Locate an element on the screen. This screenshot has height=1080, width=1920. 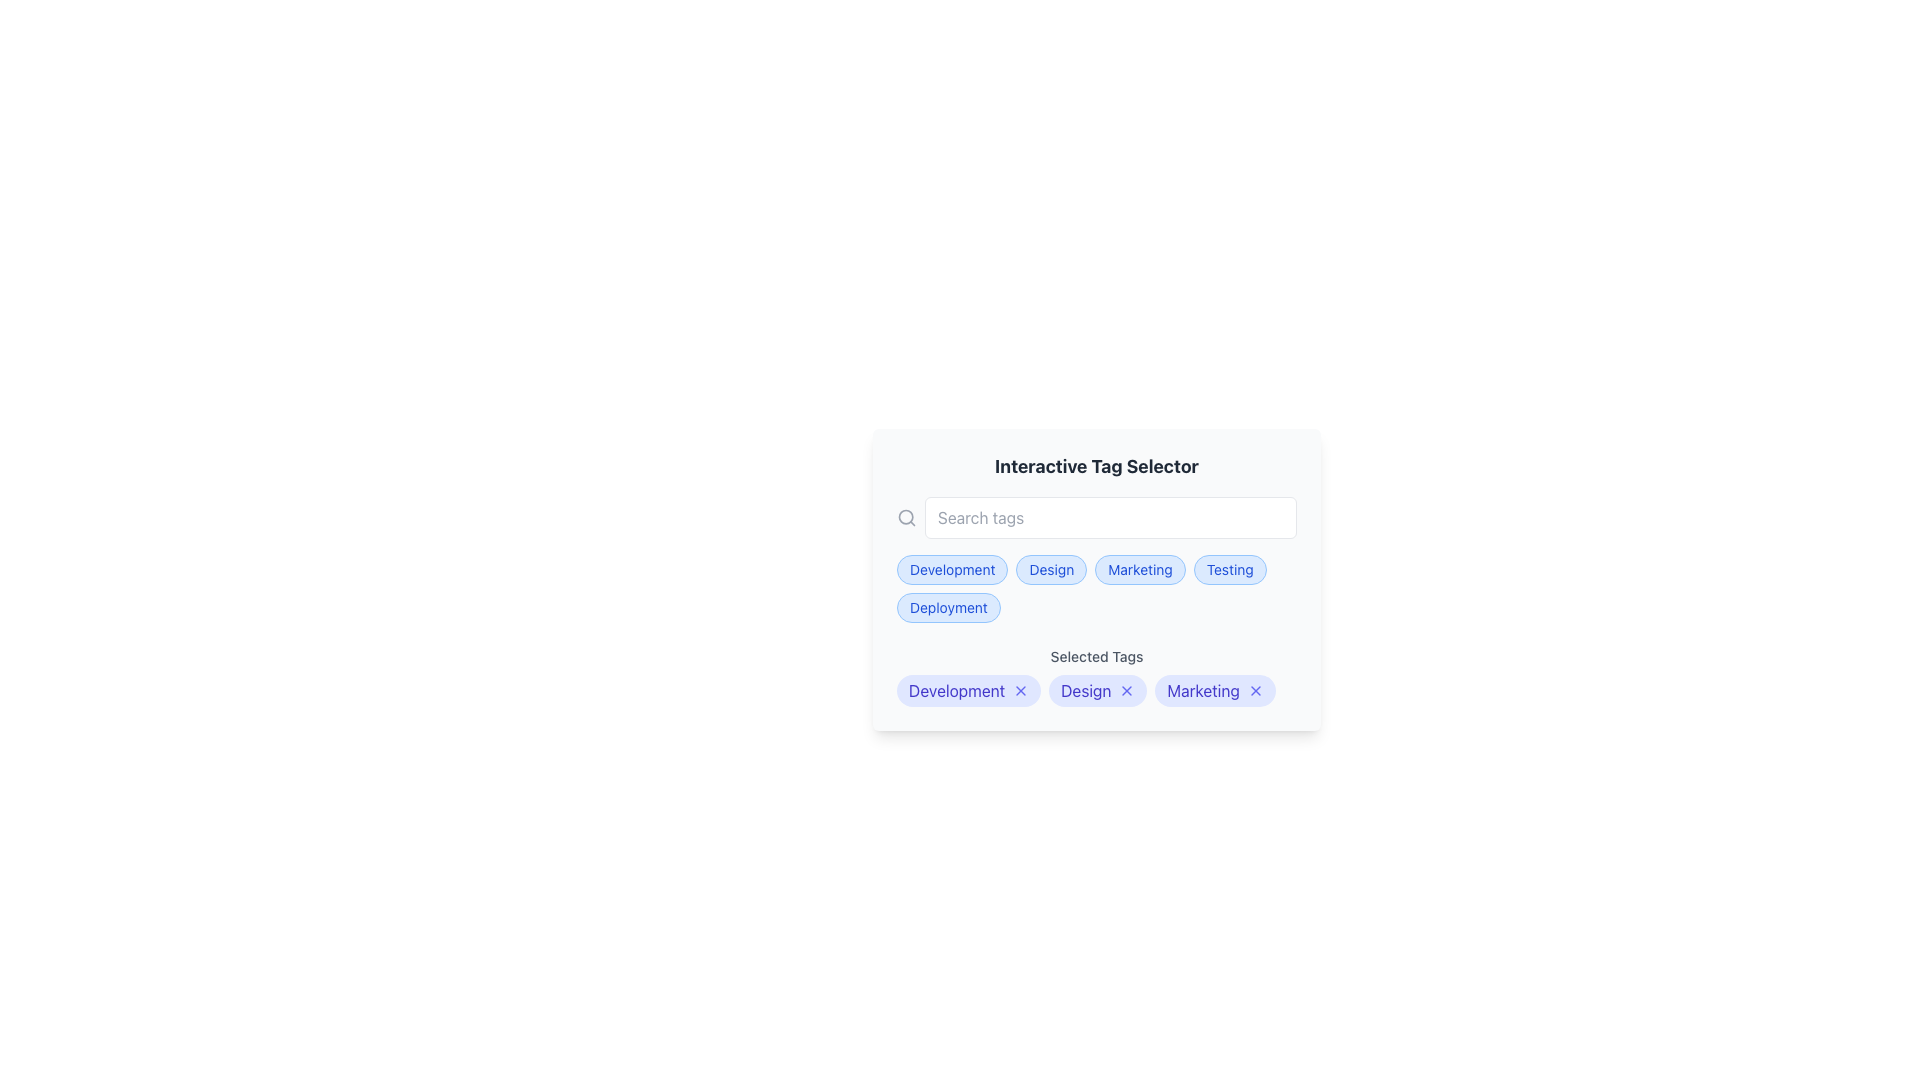
the 'x' icon next to the first selected tag in the 'Selected Tags' section is located at coordinates (969, 689).